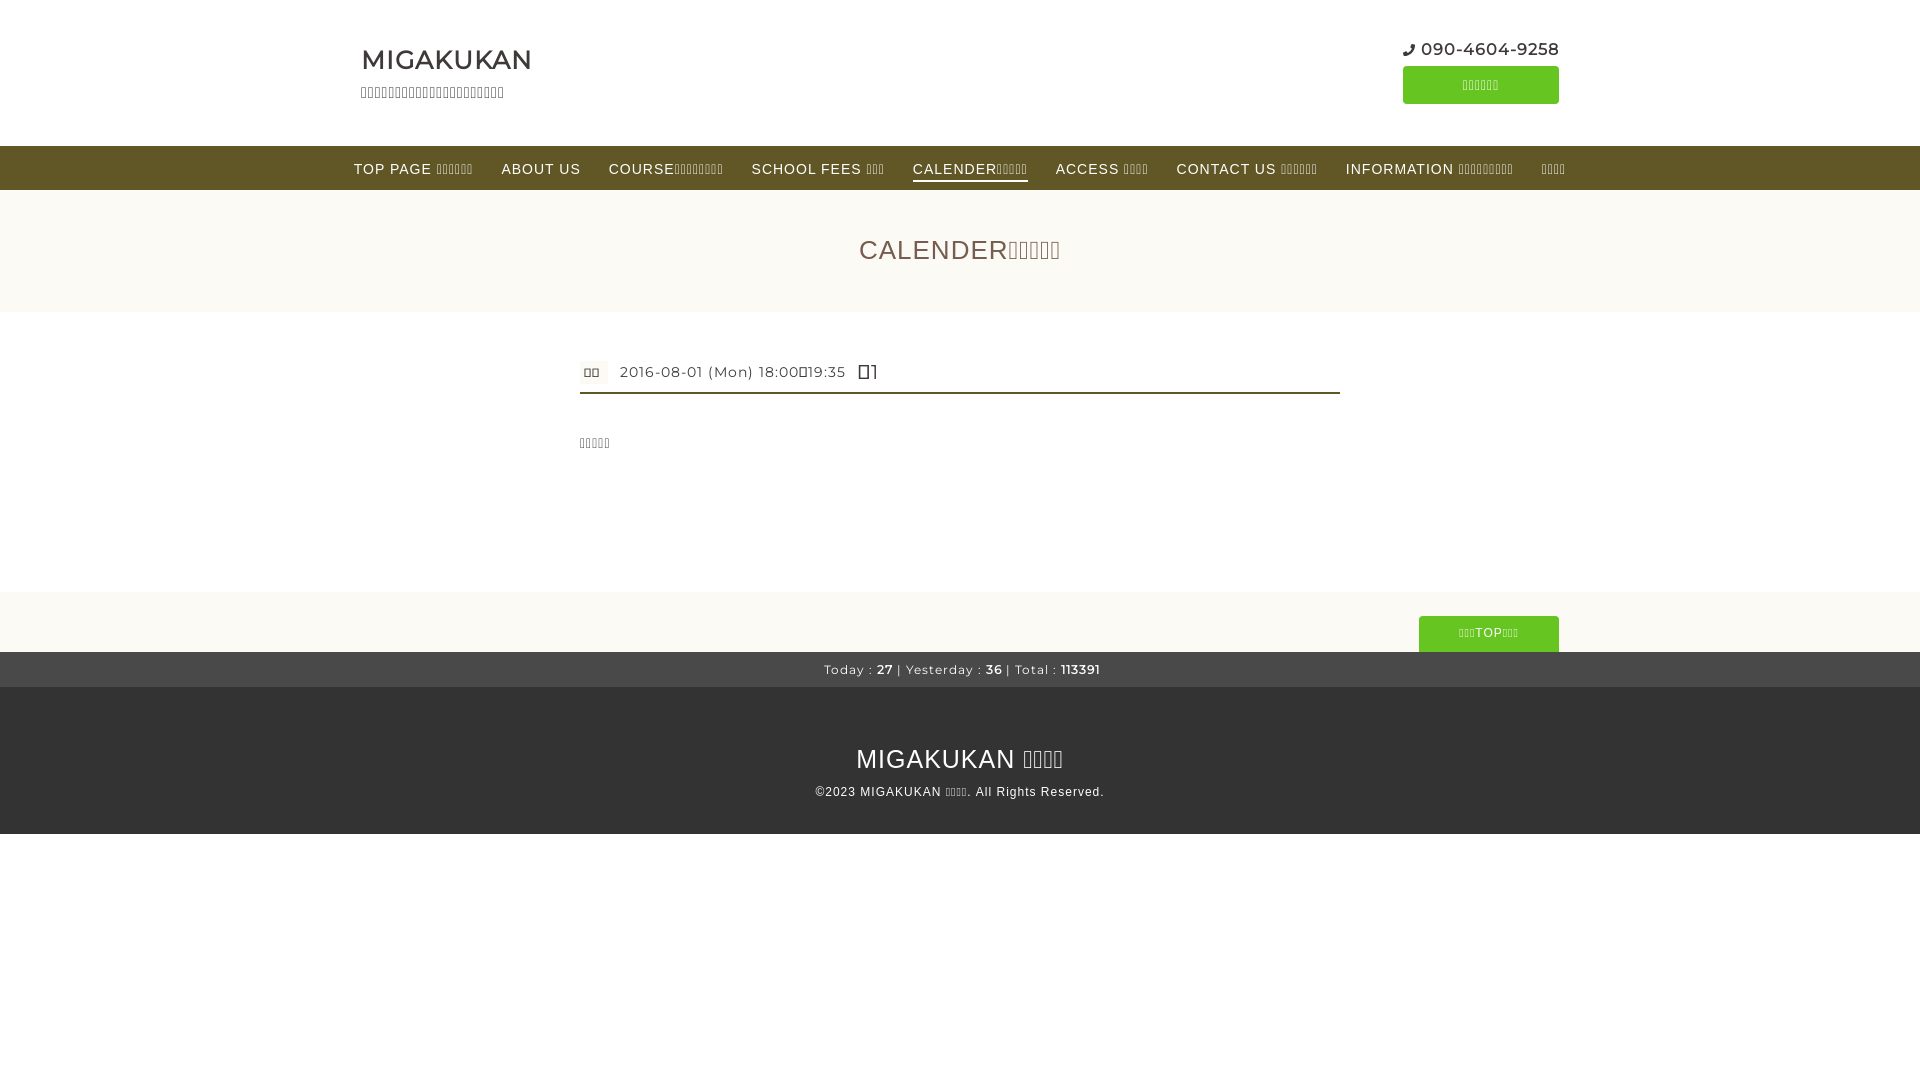  What do you see at coordinates (1489, 48) in the screenshot?
I see `'090-4604-9258'` at bounding box center [1489, 48].